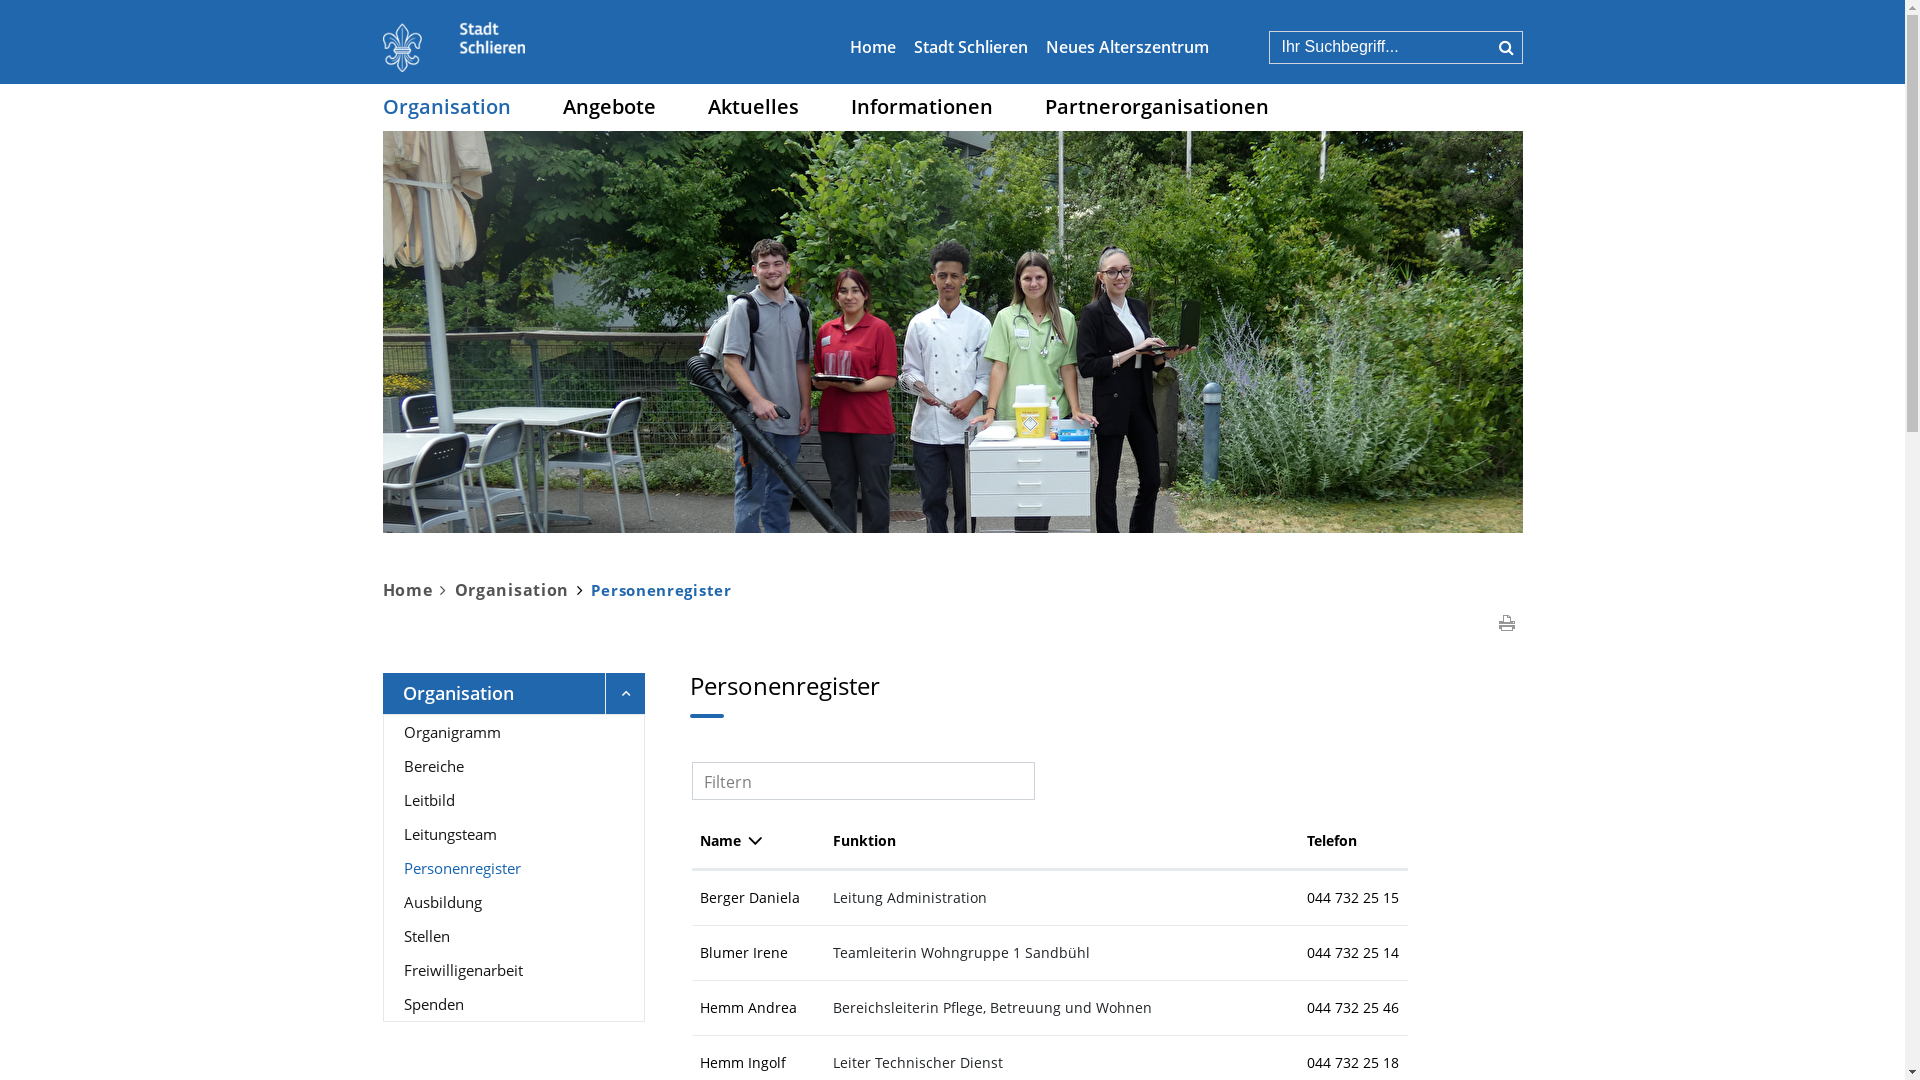 This screenshot has width=1920, height=1080. What do you see at coordinates (382, 106) in the screenshot?
I see `'Organisation'` at bounding box center [382, 106].